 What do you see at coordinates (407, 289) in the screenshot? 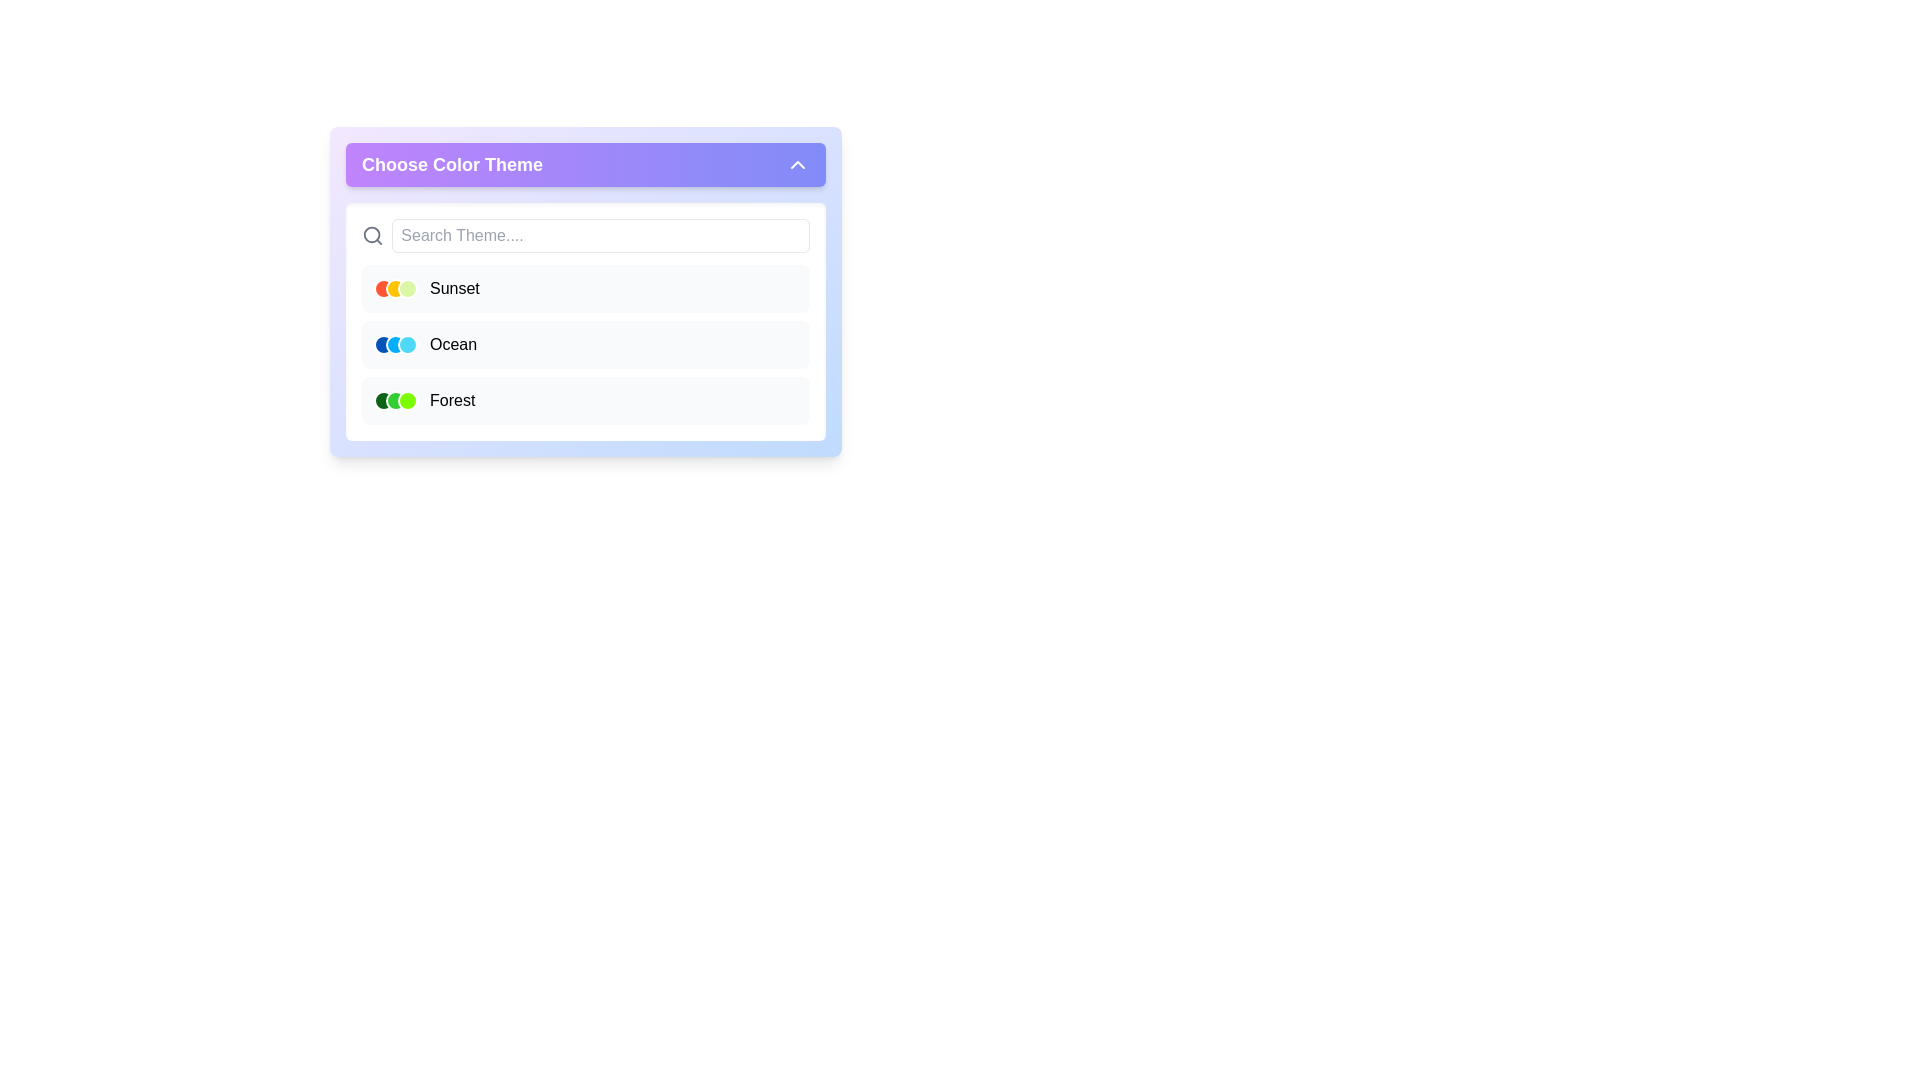
I see `the third circular indicator with a lime-green fill color and a white border, which is located to the right of the 'Sunset' label in the color theme selection panel` at bounding box center [407, 289].